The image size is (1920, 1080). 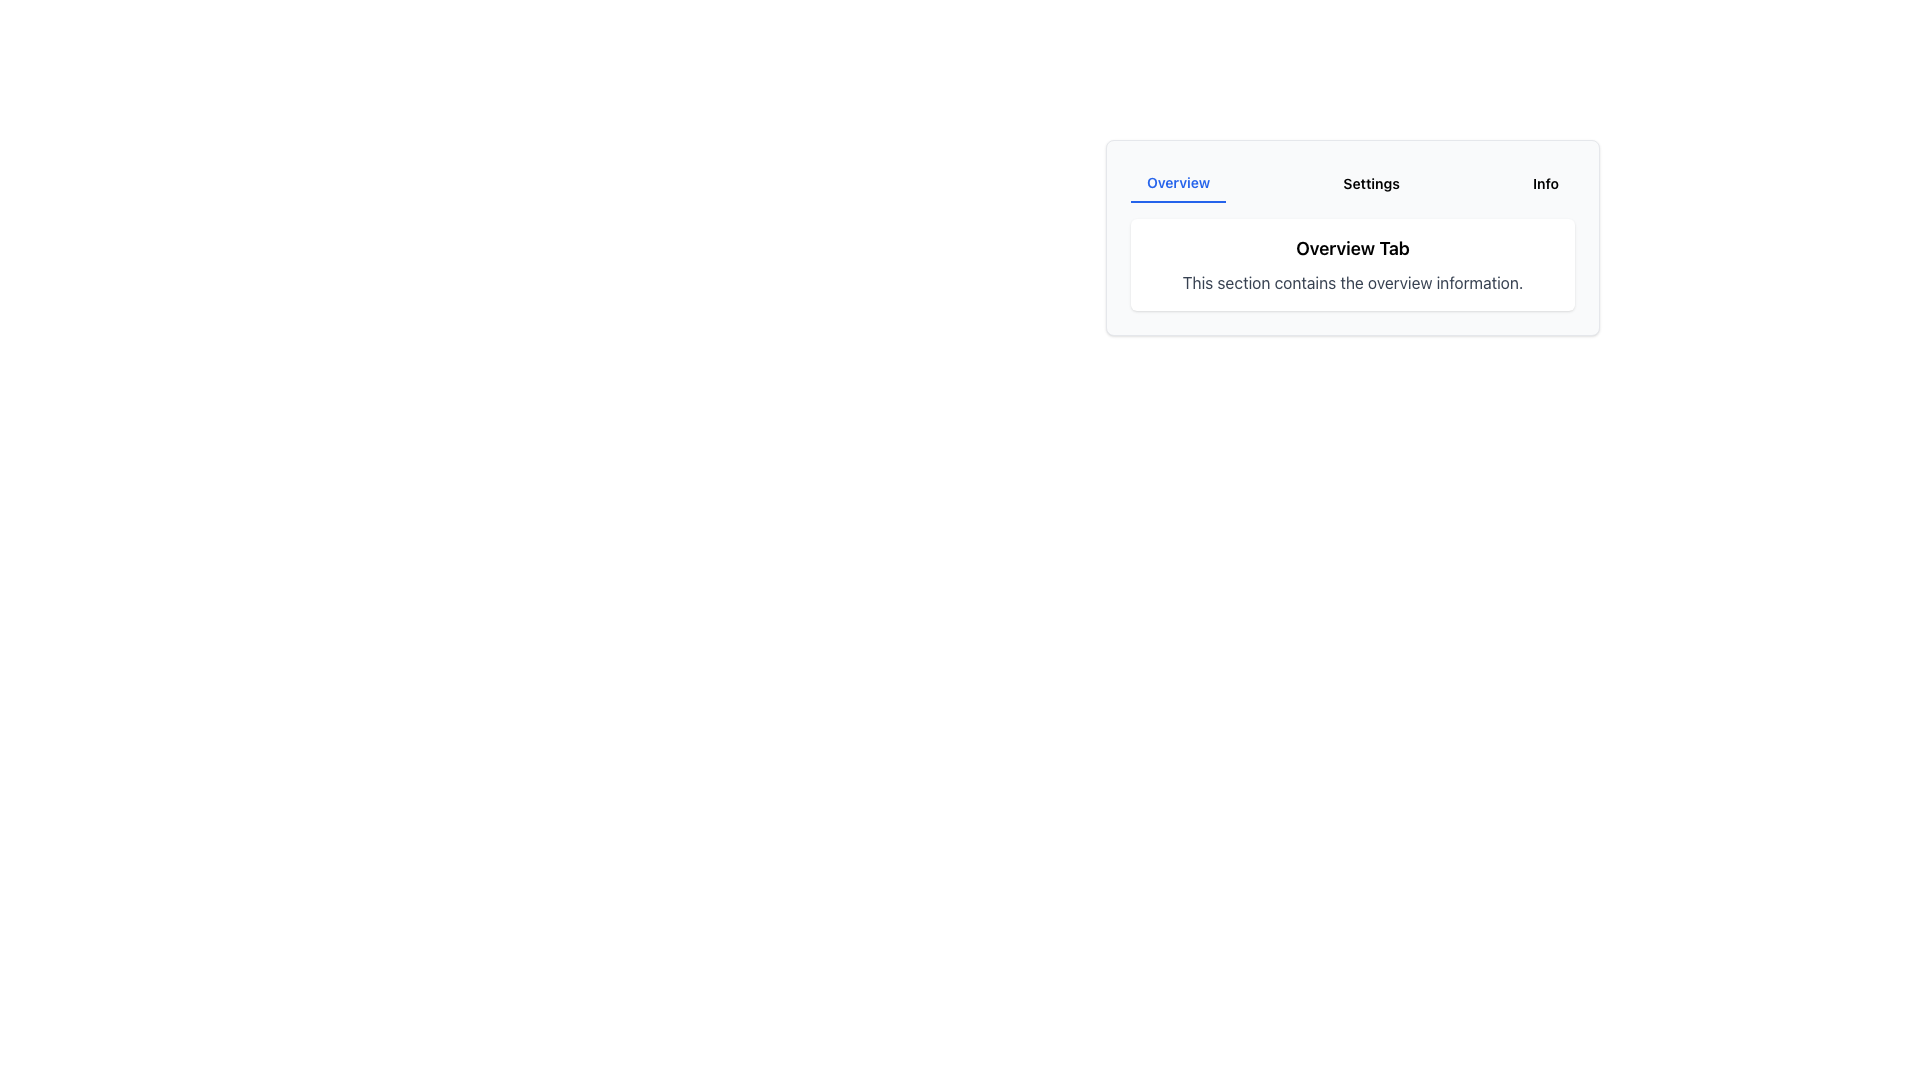 I want to click on the settings tab located in the navigation bar between the 'Overview' and 'Info' tabs, so click(x=1370, y=184).